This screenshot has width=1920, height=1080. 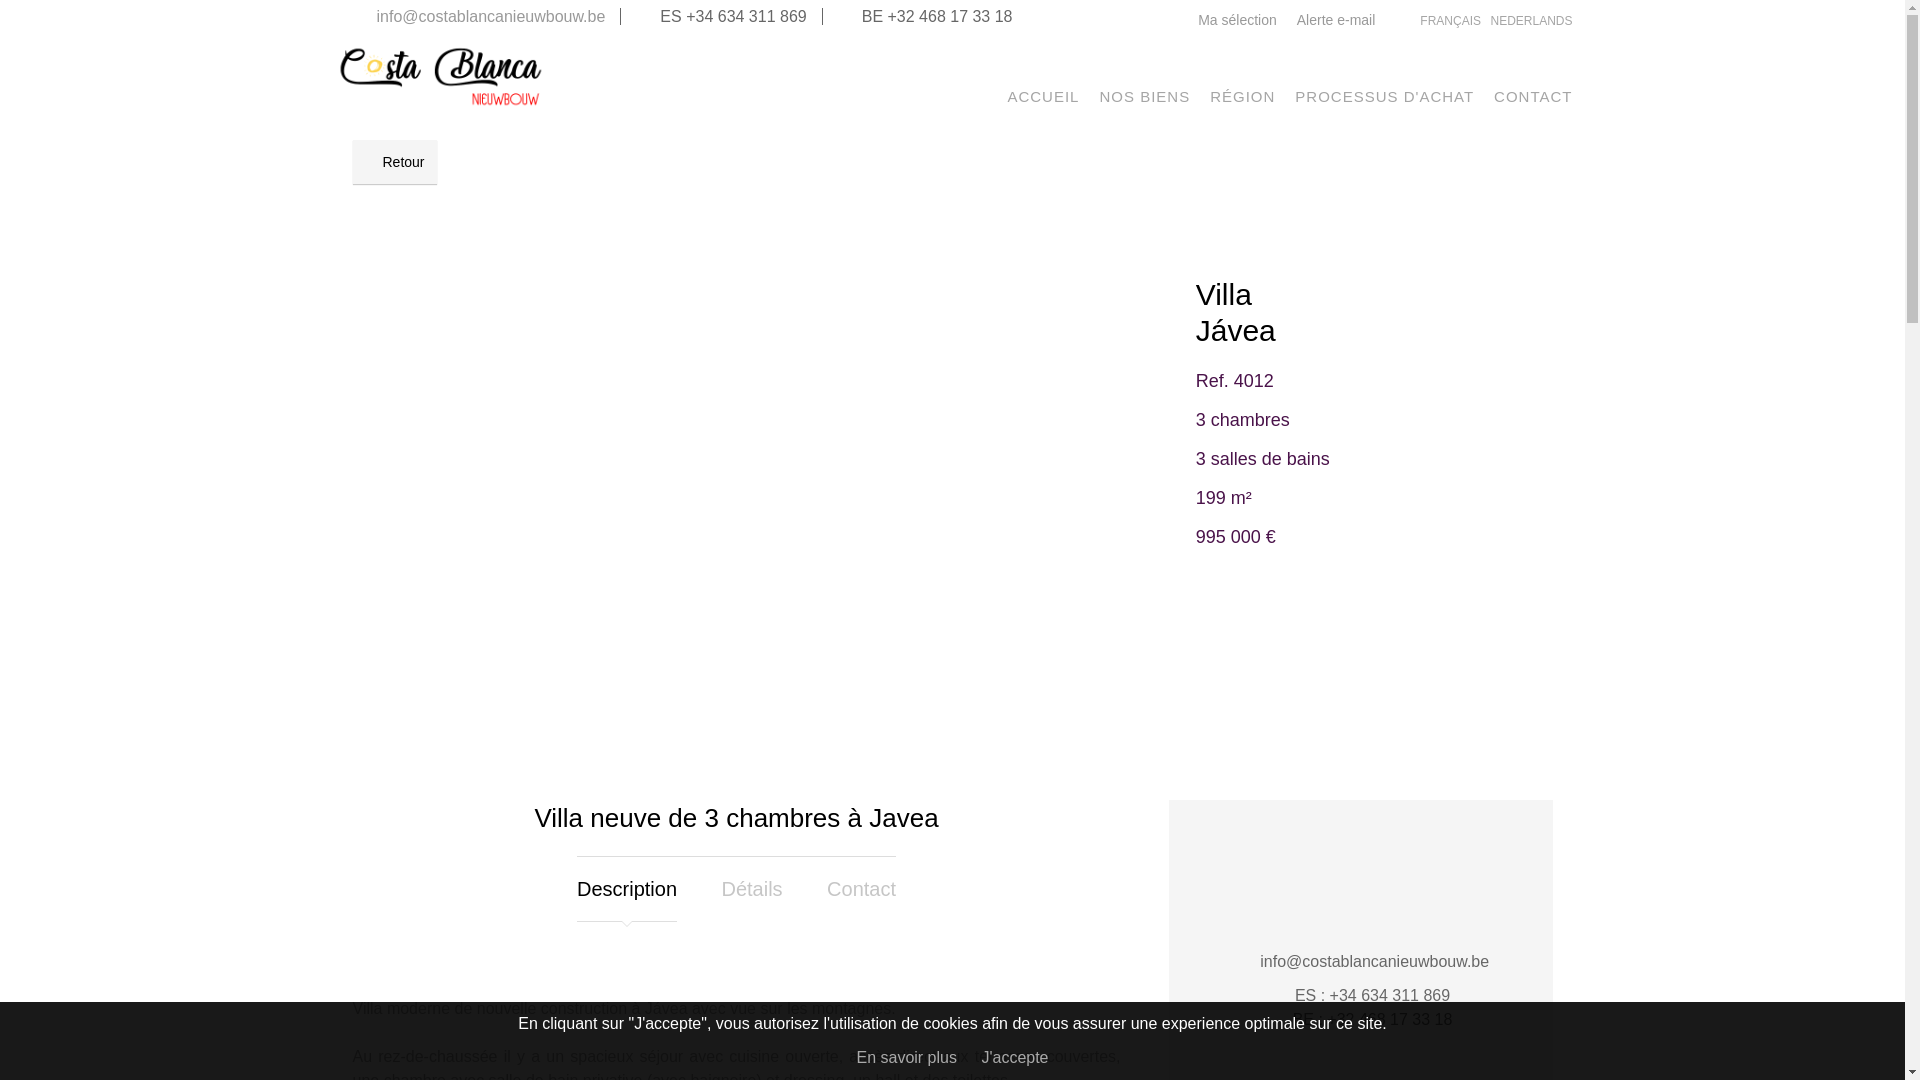 What do you see at coordinates (949, 16) in the screenshot?
I see `'+32 468 17 33 18'` at bounding box center [949, 16].